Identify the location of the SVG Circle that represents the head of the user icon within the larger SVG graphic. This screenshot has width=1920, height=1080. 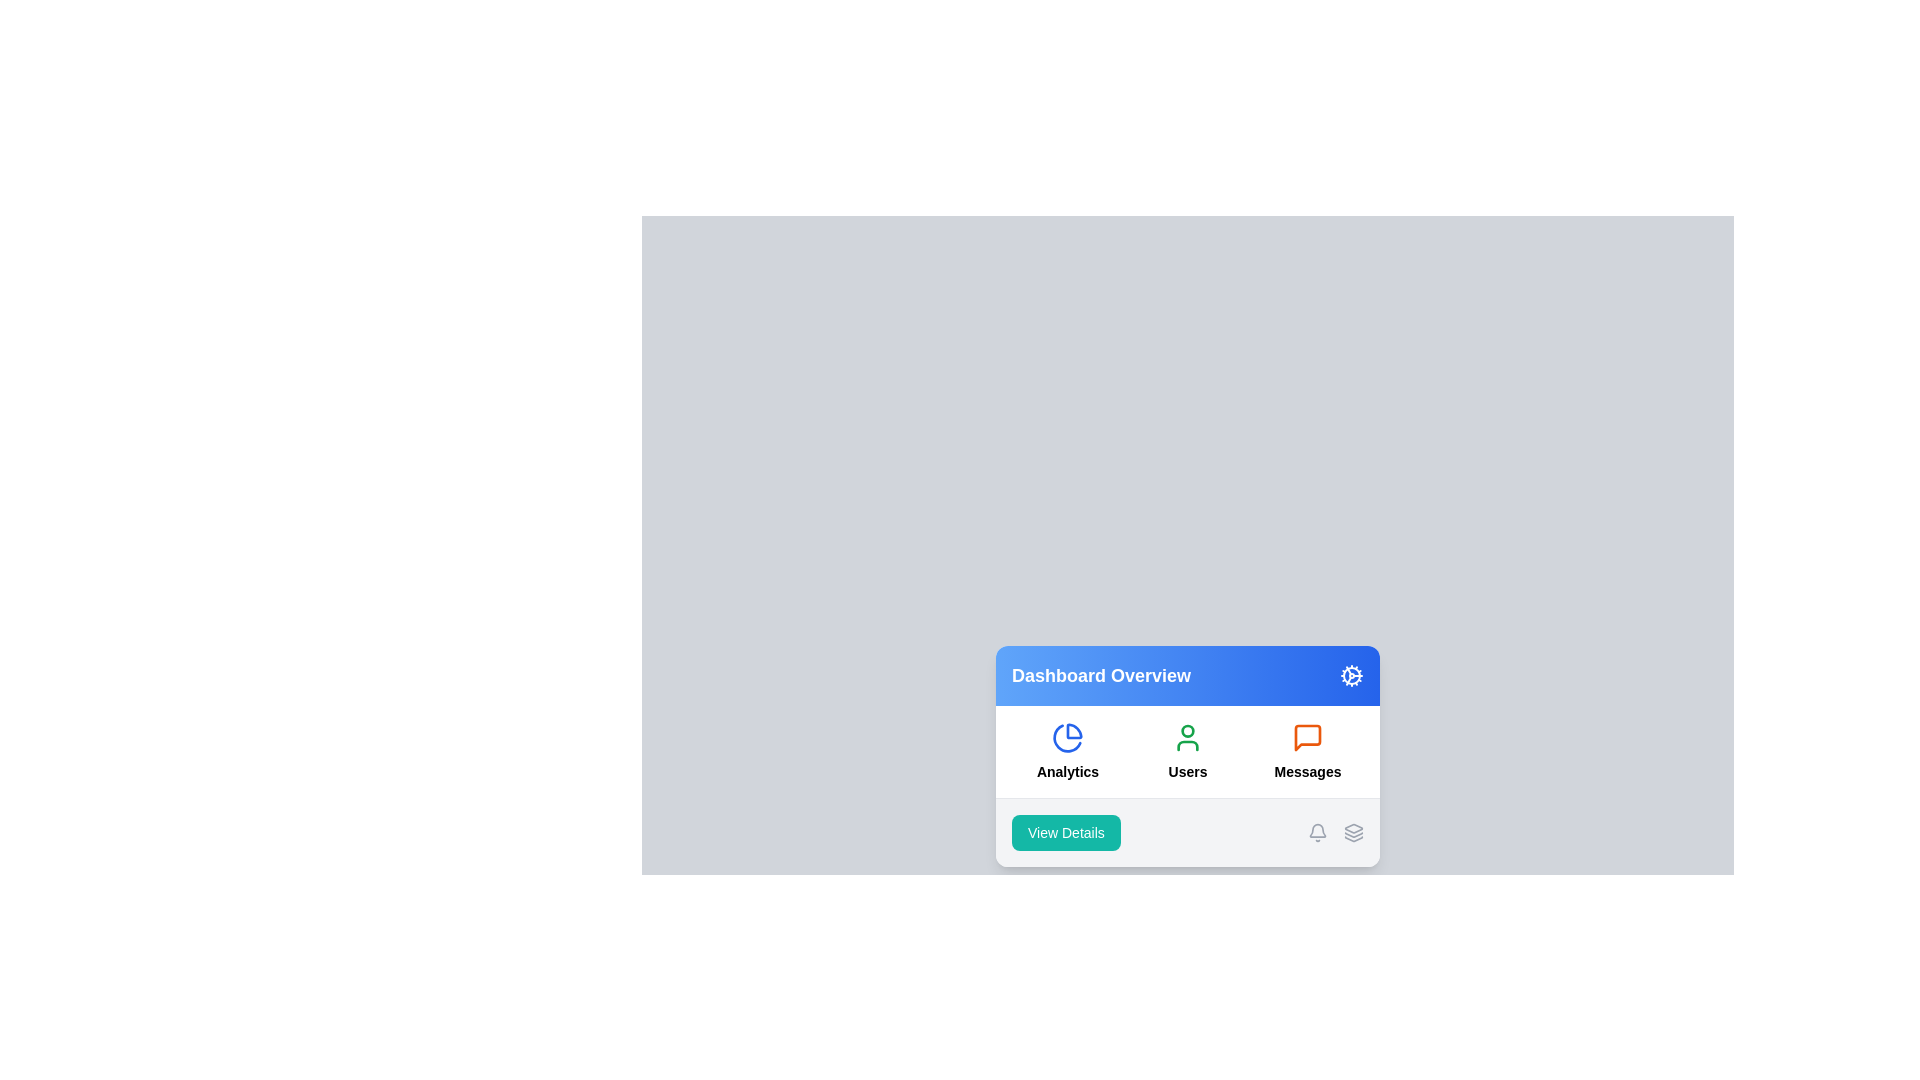
(1188, 729).